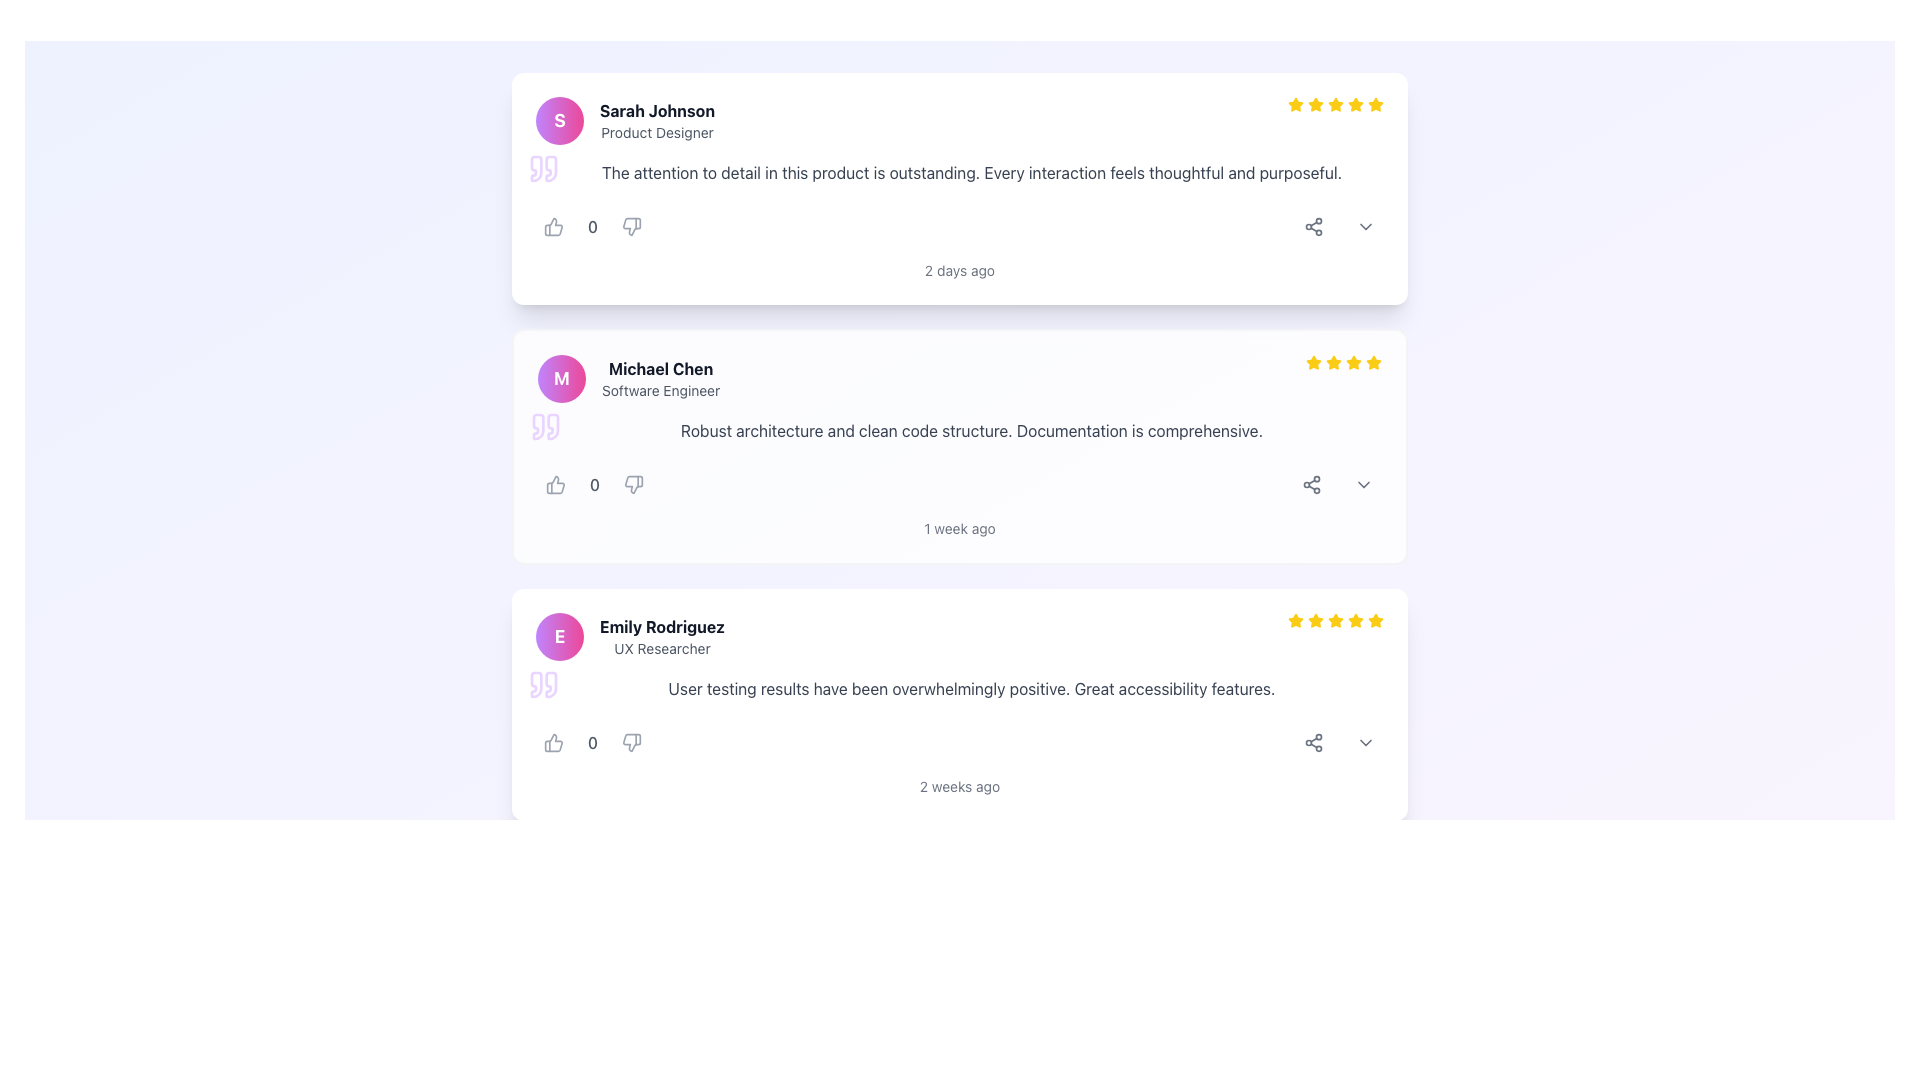 Image resolution: width=1920 pixels, height=1080 pixels. What do you see at coordinates (1335, 620) in the screenshot?
I see `the fifth star icon in the row of rating stars located at the top-right corner of the review section to interact with the rating` at bounding box center [1335, 620].